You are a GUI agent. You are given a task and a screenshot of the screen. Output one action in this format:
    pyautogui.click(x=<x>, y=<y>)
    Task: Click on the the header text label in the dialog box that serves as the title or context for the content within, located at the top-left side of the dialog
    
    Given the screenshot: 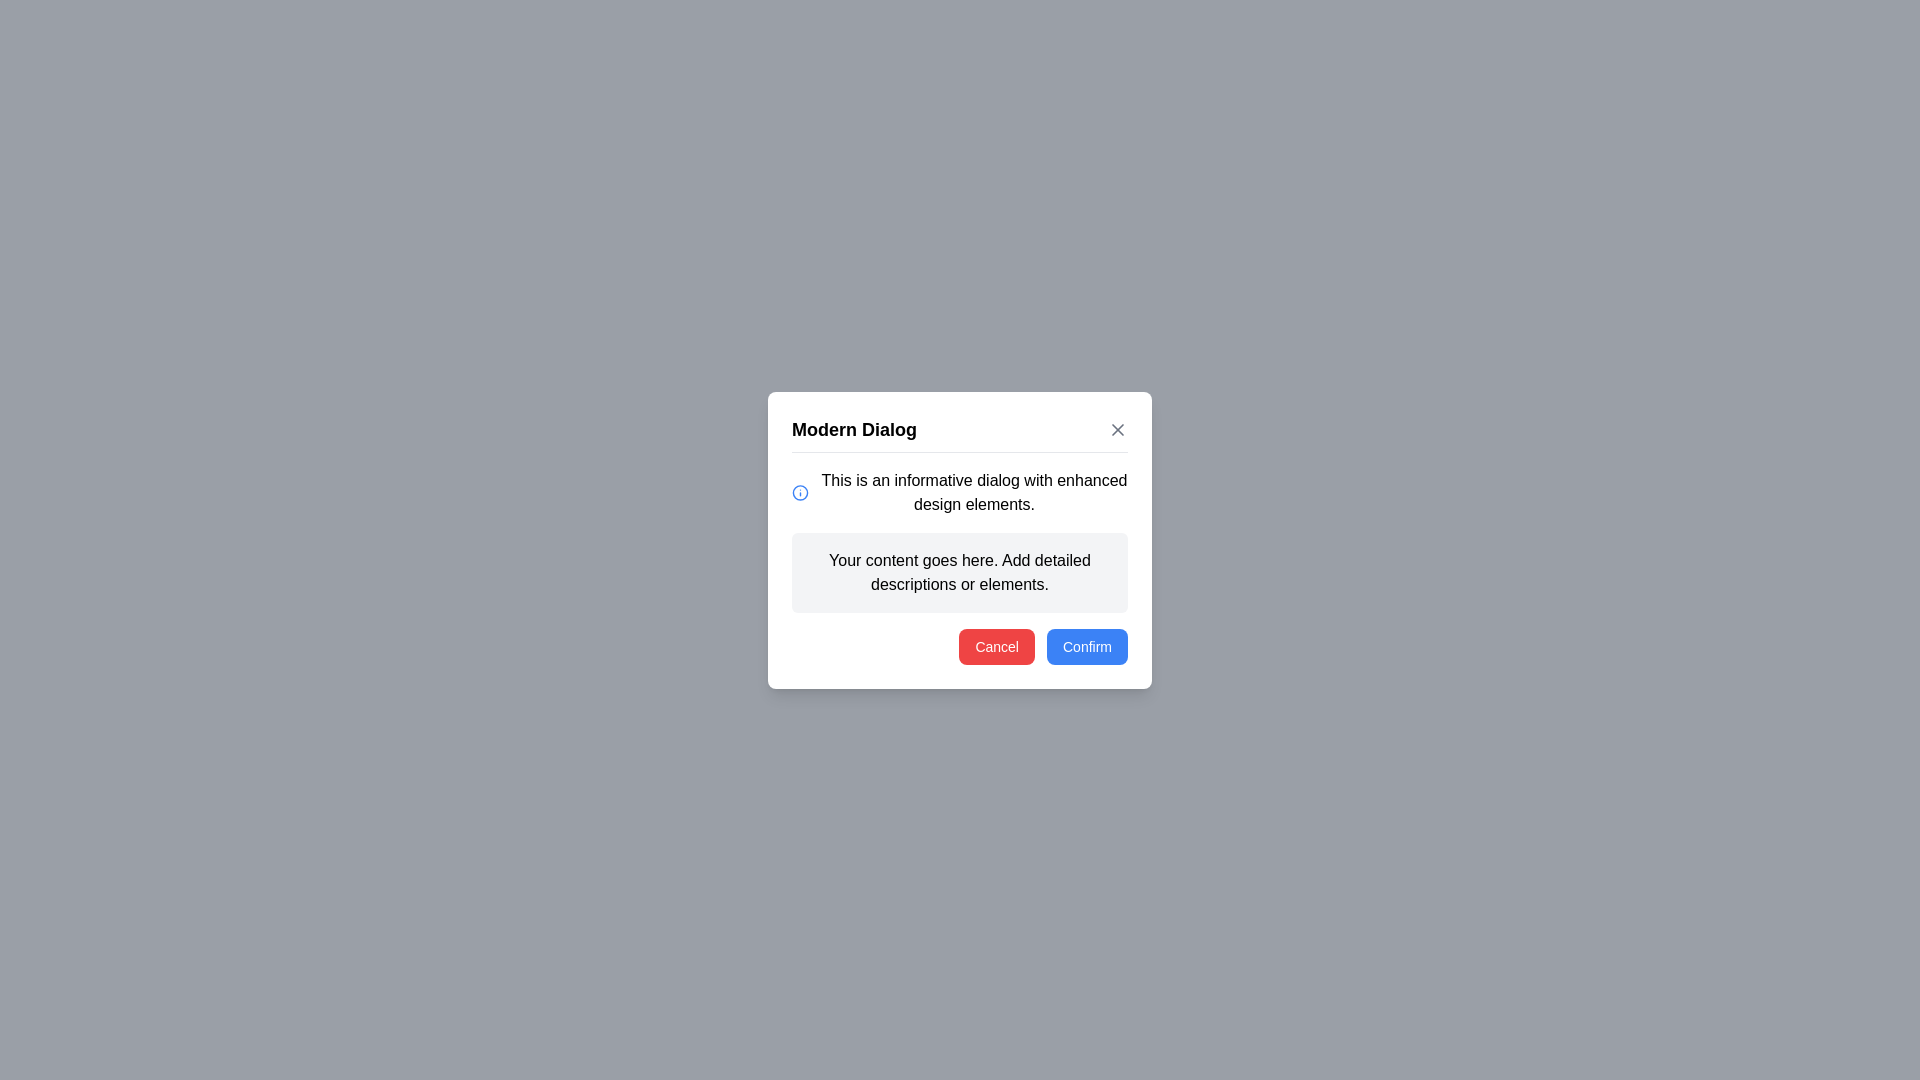 What is the action you would take?
    pyautogui.click(x=854, y=428)
    